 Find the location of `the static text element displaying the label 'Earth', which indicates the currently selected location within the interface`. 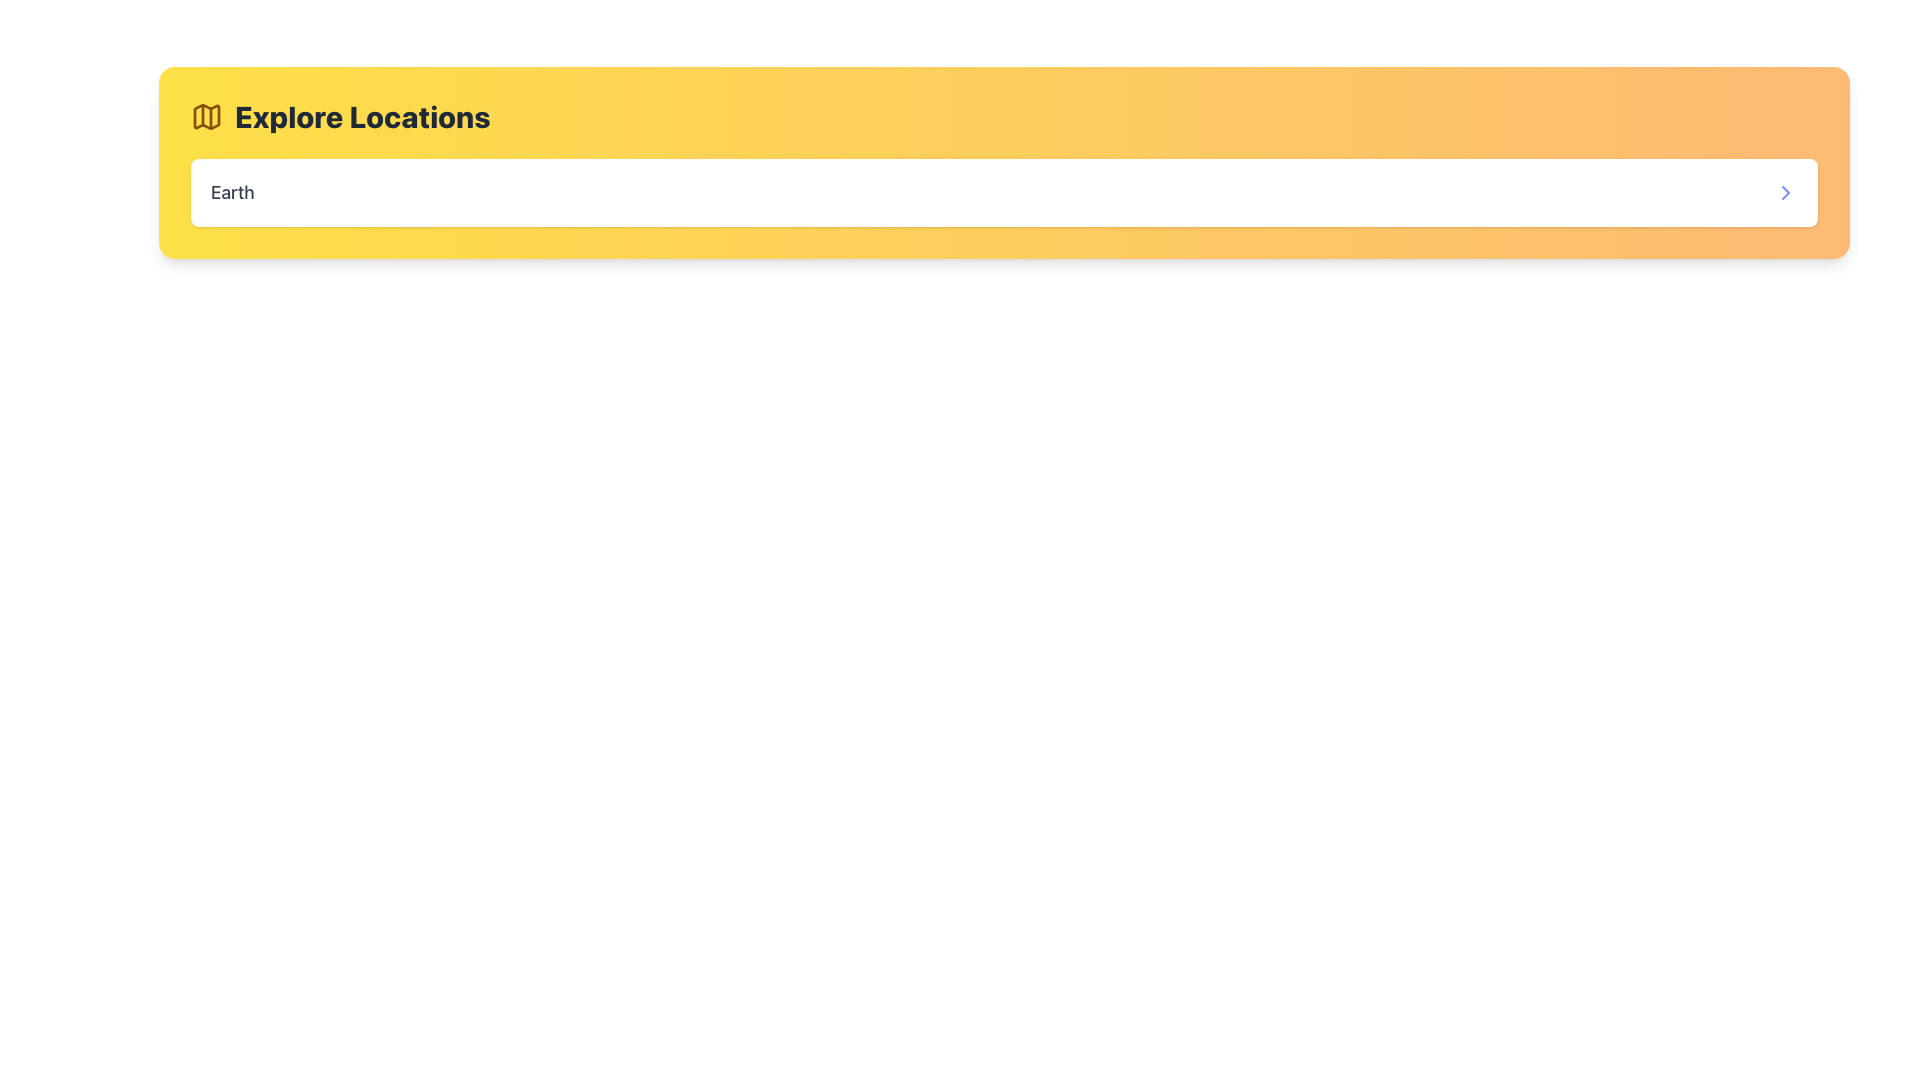

the static text element displaying the label 'Earth', which indicates the currently selected location within the interface is located at coordinates (232, 192).